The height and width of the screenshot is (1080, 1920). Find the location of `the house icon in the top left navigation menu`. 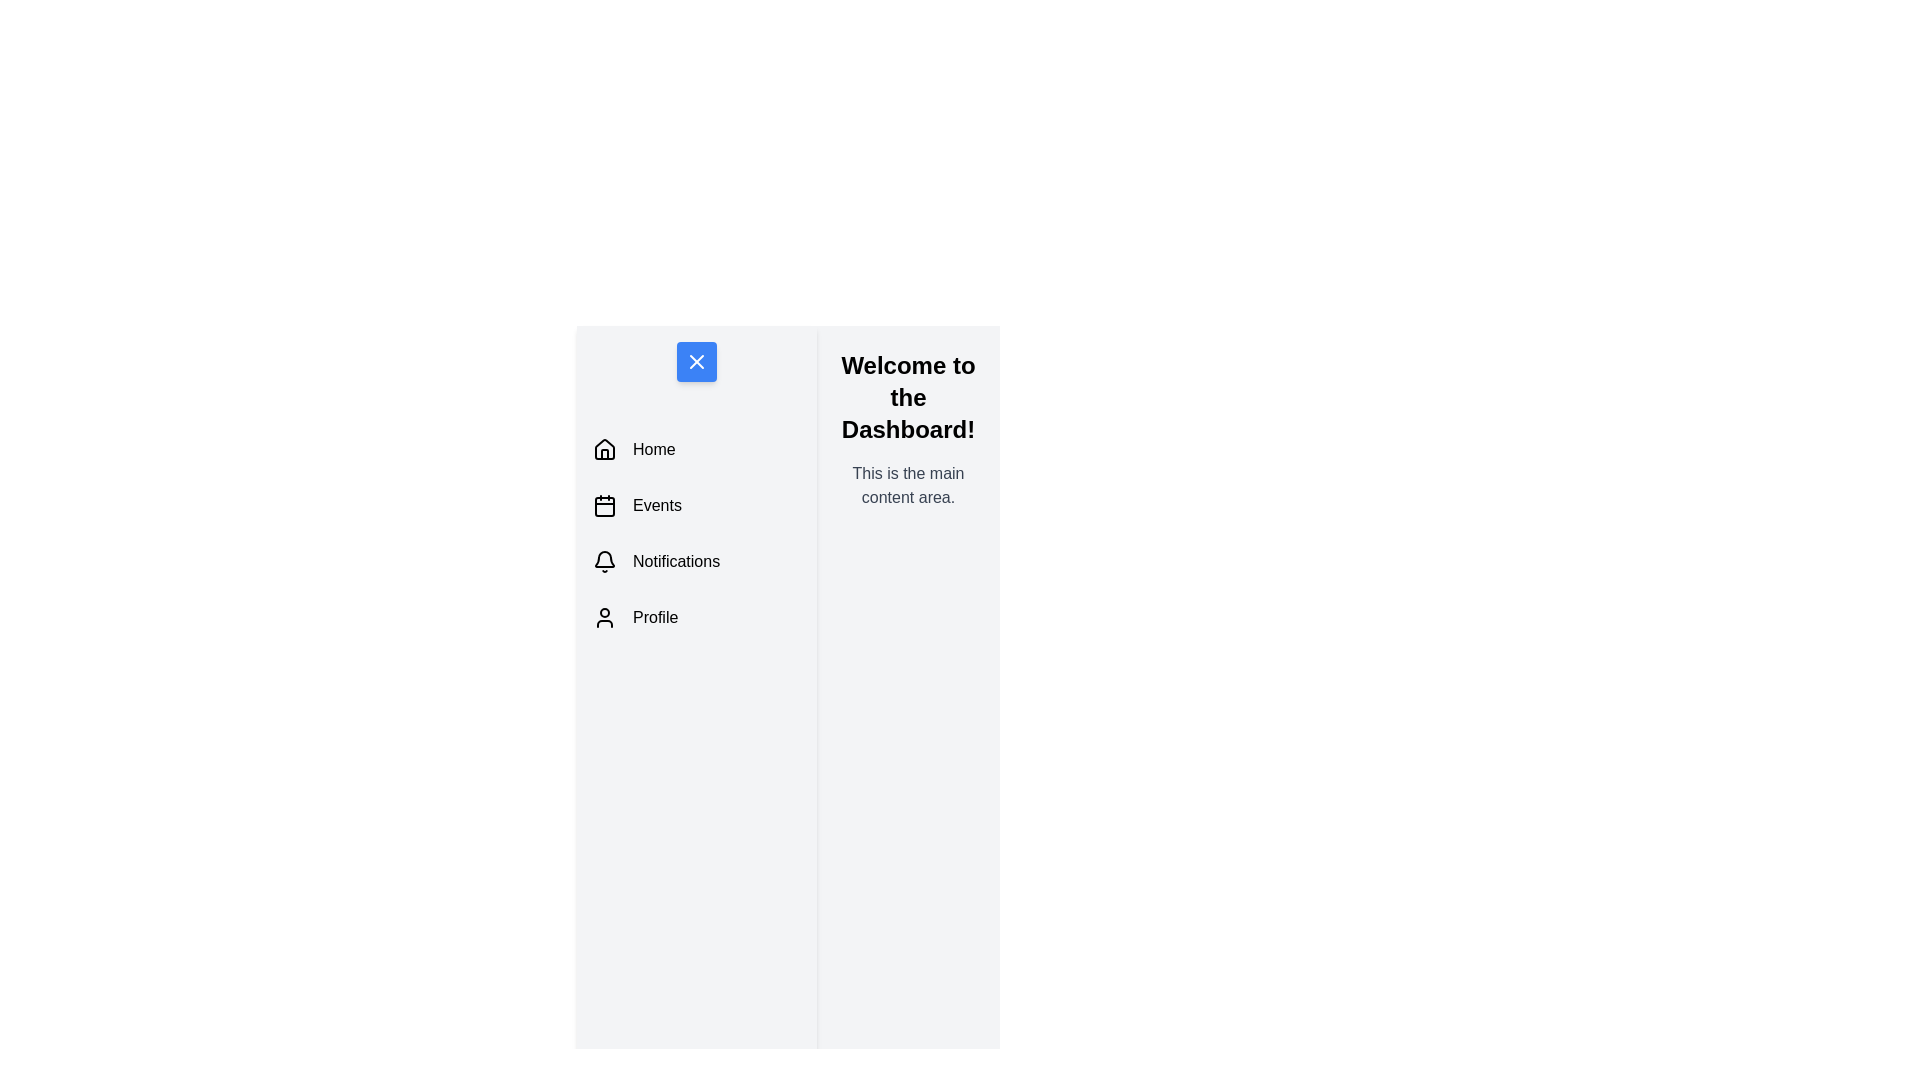

the house icon in the top left navigation menu is located at coordinates (603, 447).